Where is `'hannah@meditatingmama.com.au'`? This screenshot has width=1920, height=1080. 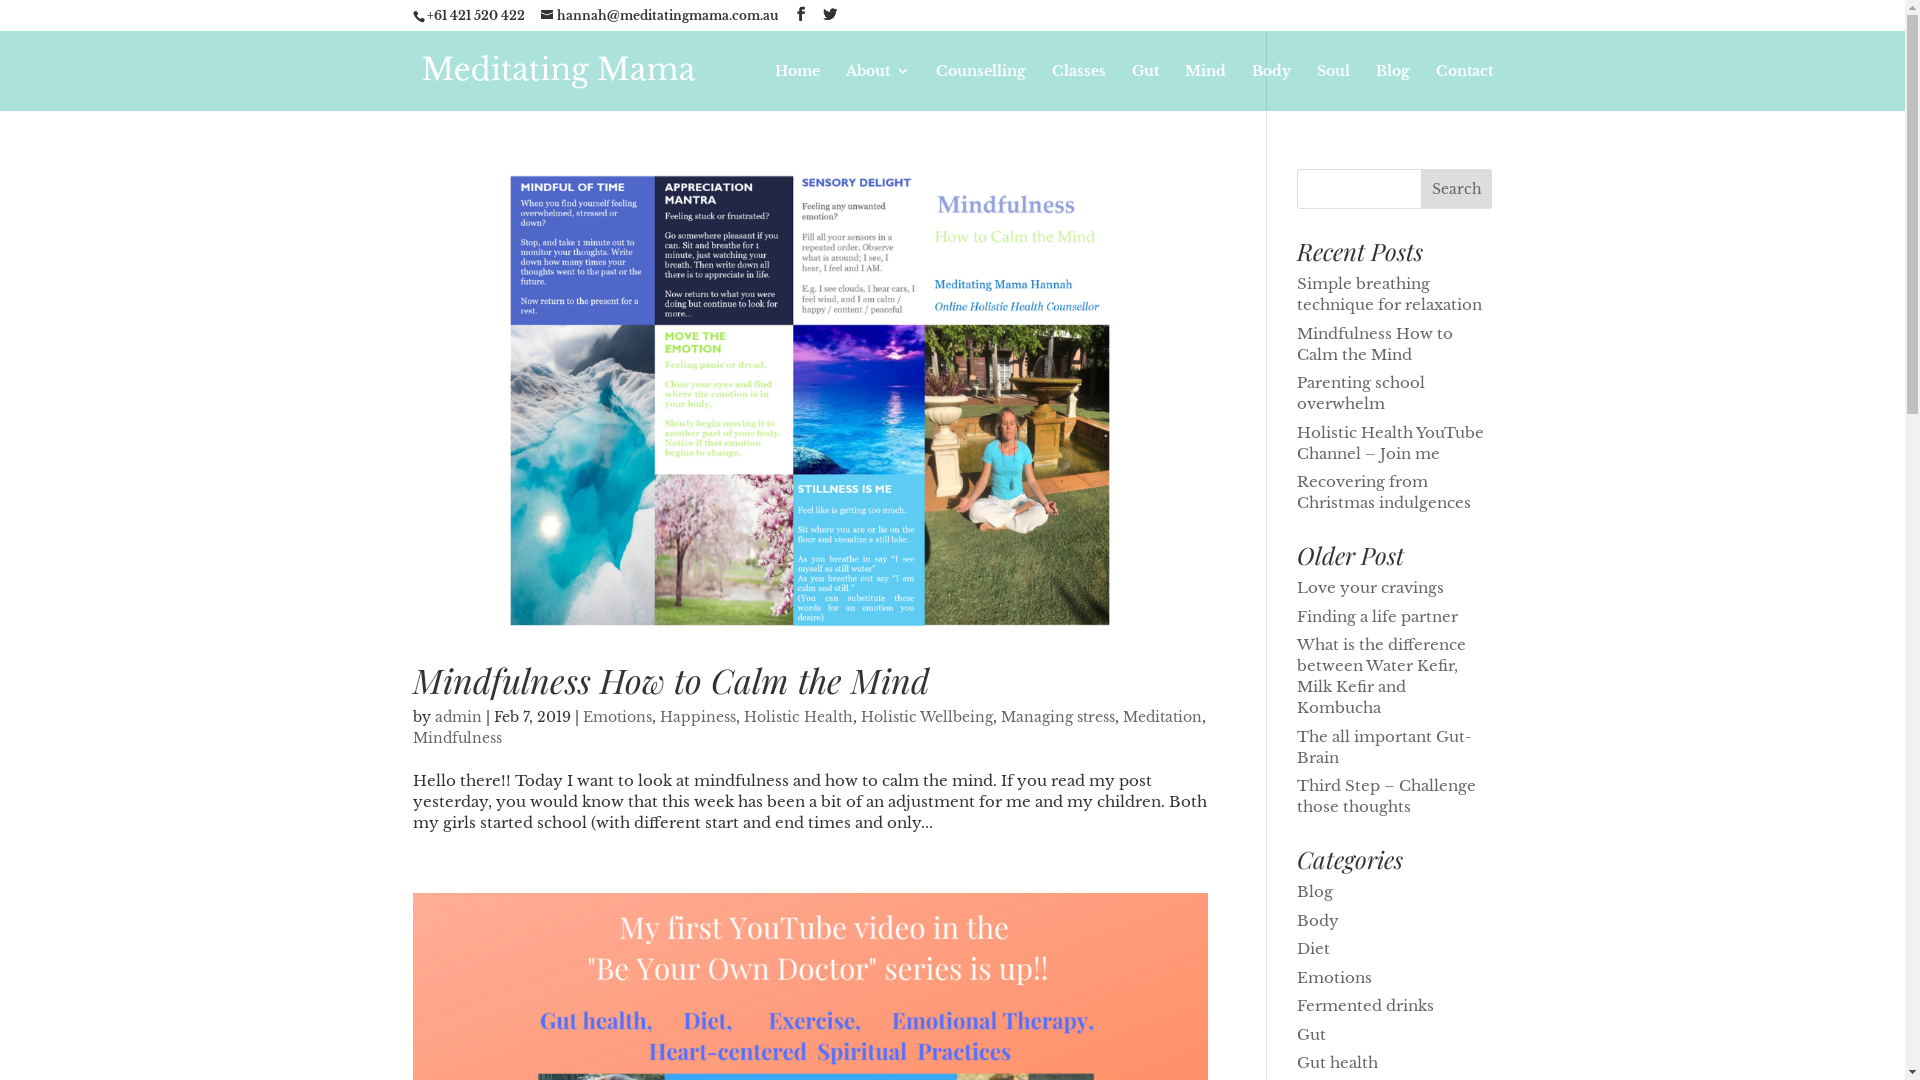
'hannah@meditatingmama.com.au' is located at coordinates (539, 15).